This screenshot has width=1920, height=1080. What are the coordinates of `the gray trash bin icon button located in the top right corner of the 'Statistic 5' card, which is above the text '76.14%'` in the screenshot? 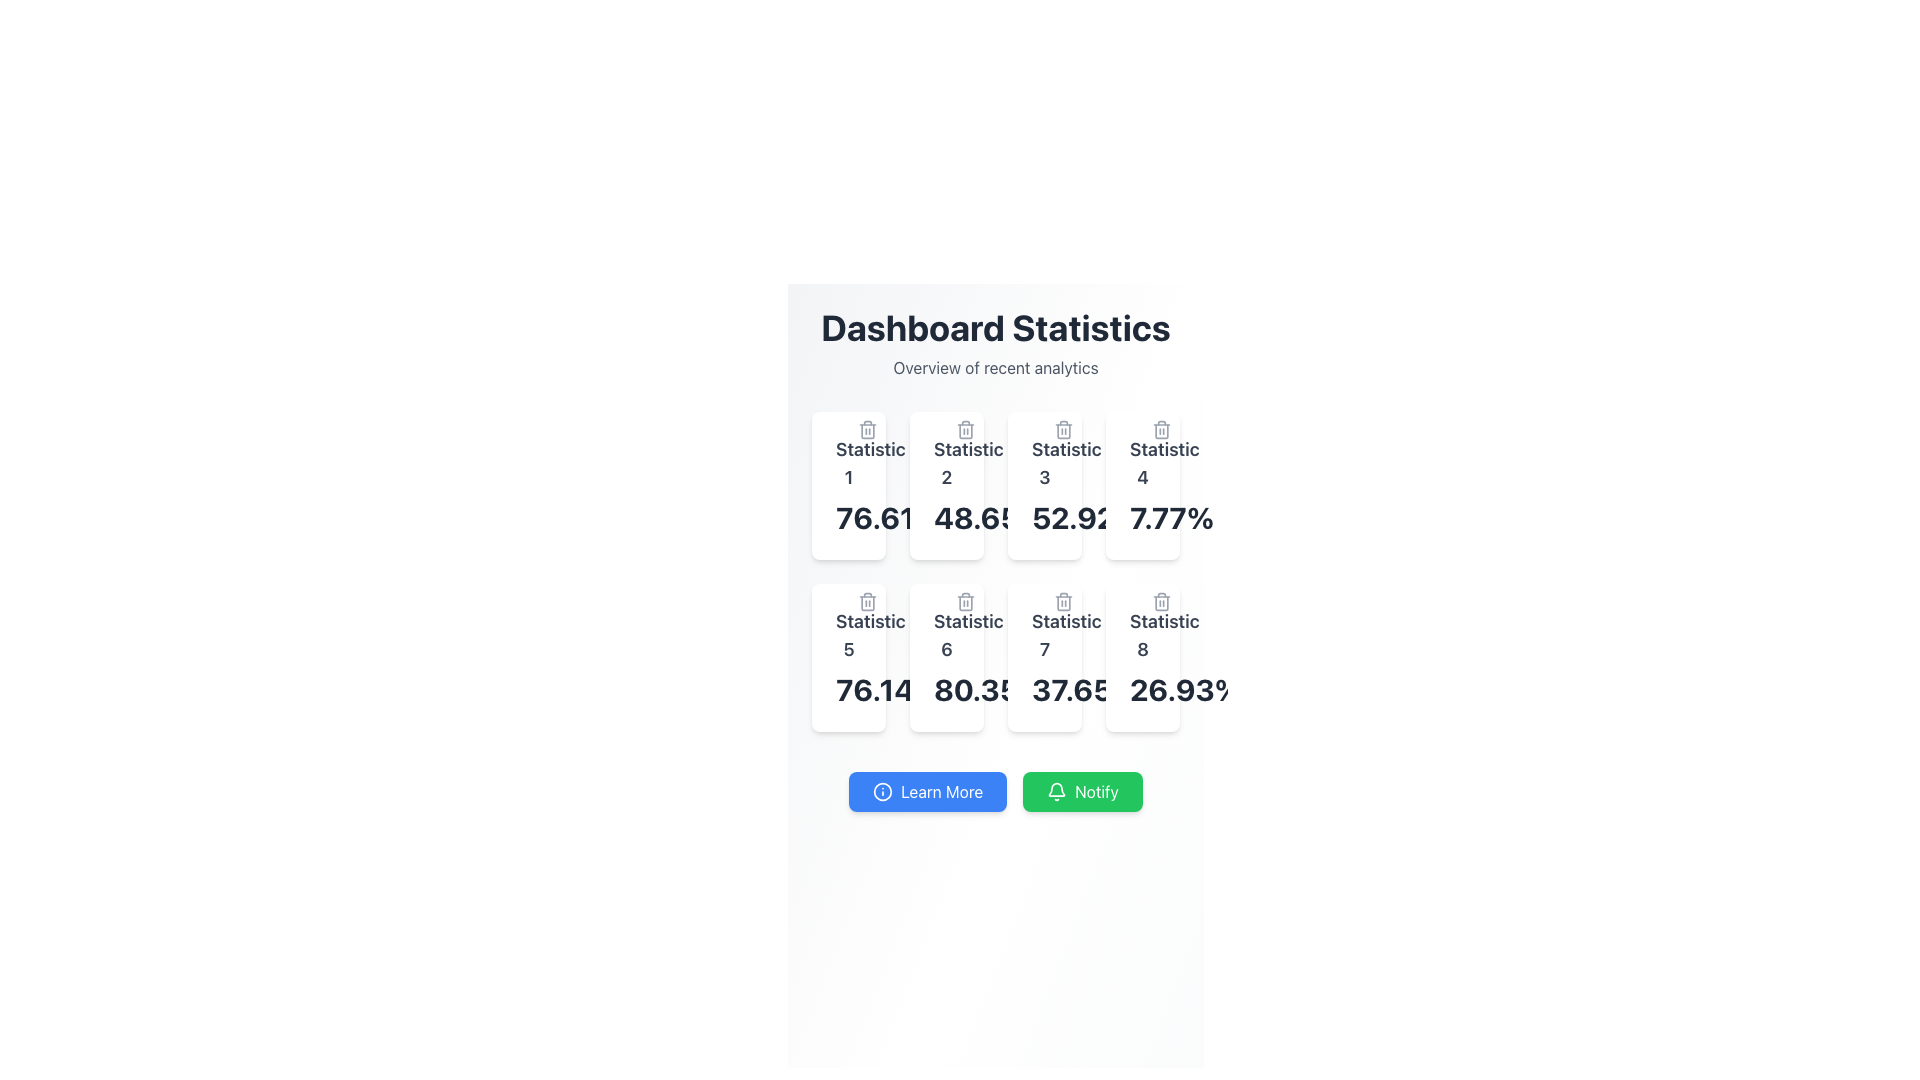 It's located at (868, 600).